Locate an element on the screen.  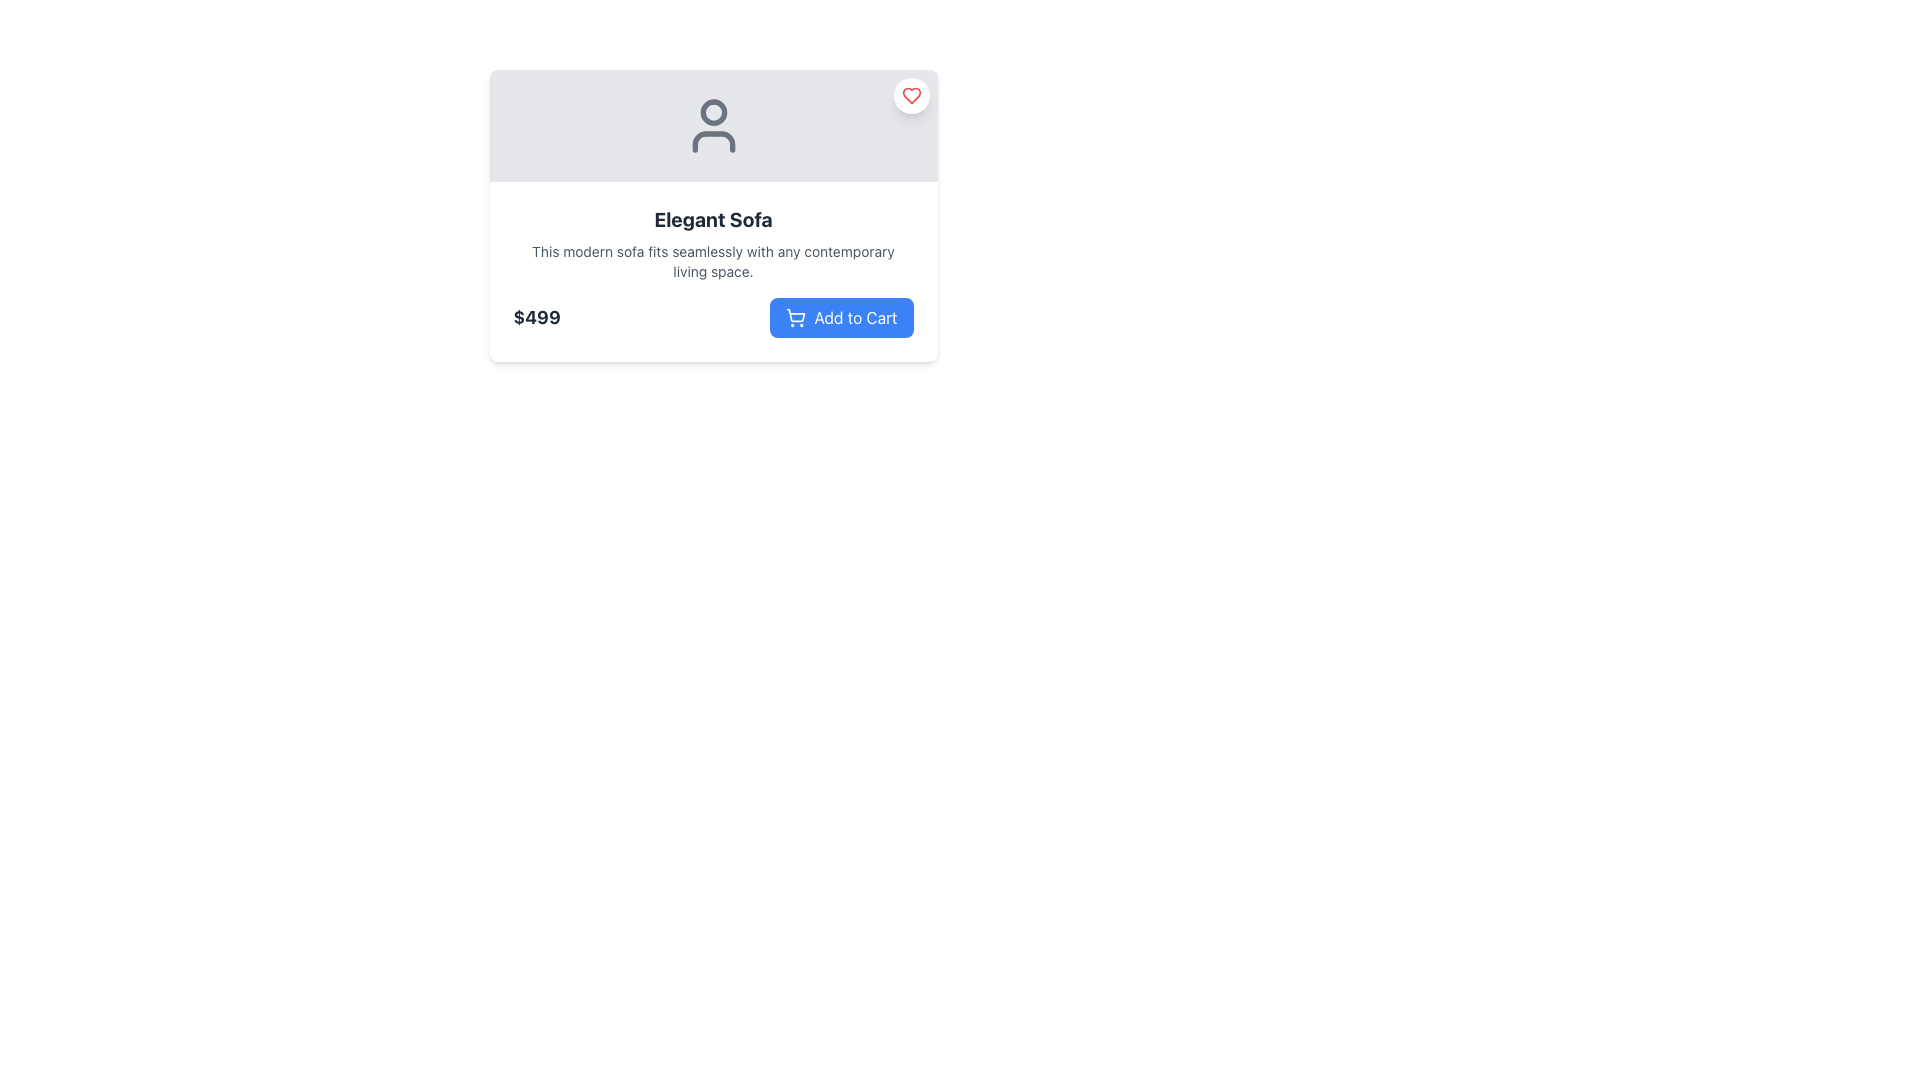
the shopping cart icon, which is an outlined style icon located inside the 'Add to Cart' button, centered vertically and slightly towards the left edge before the text 'Add to Cart' is located at coordinates (795, 316).